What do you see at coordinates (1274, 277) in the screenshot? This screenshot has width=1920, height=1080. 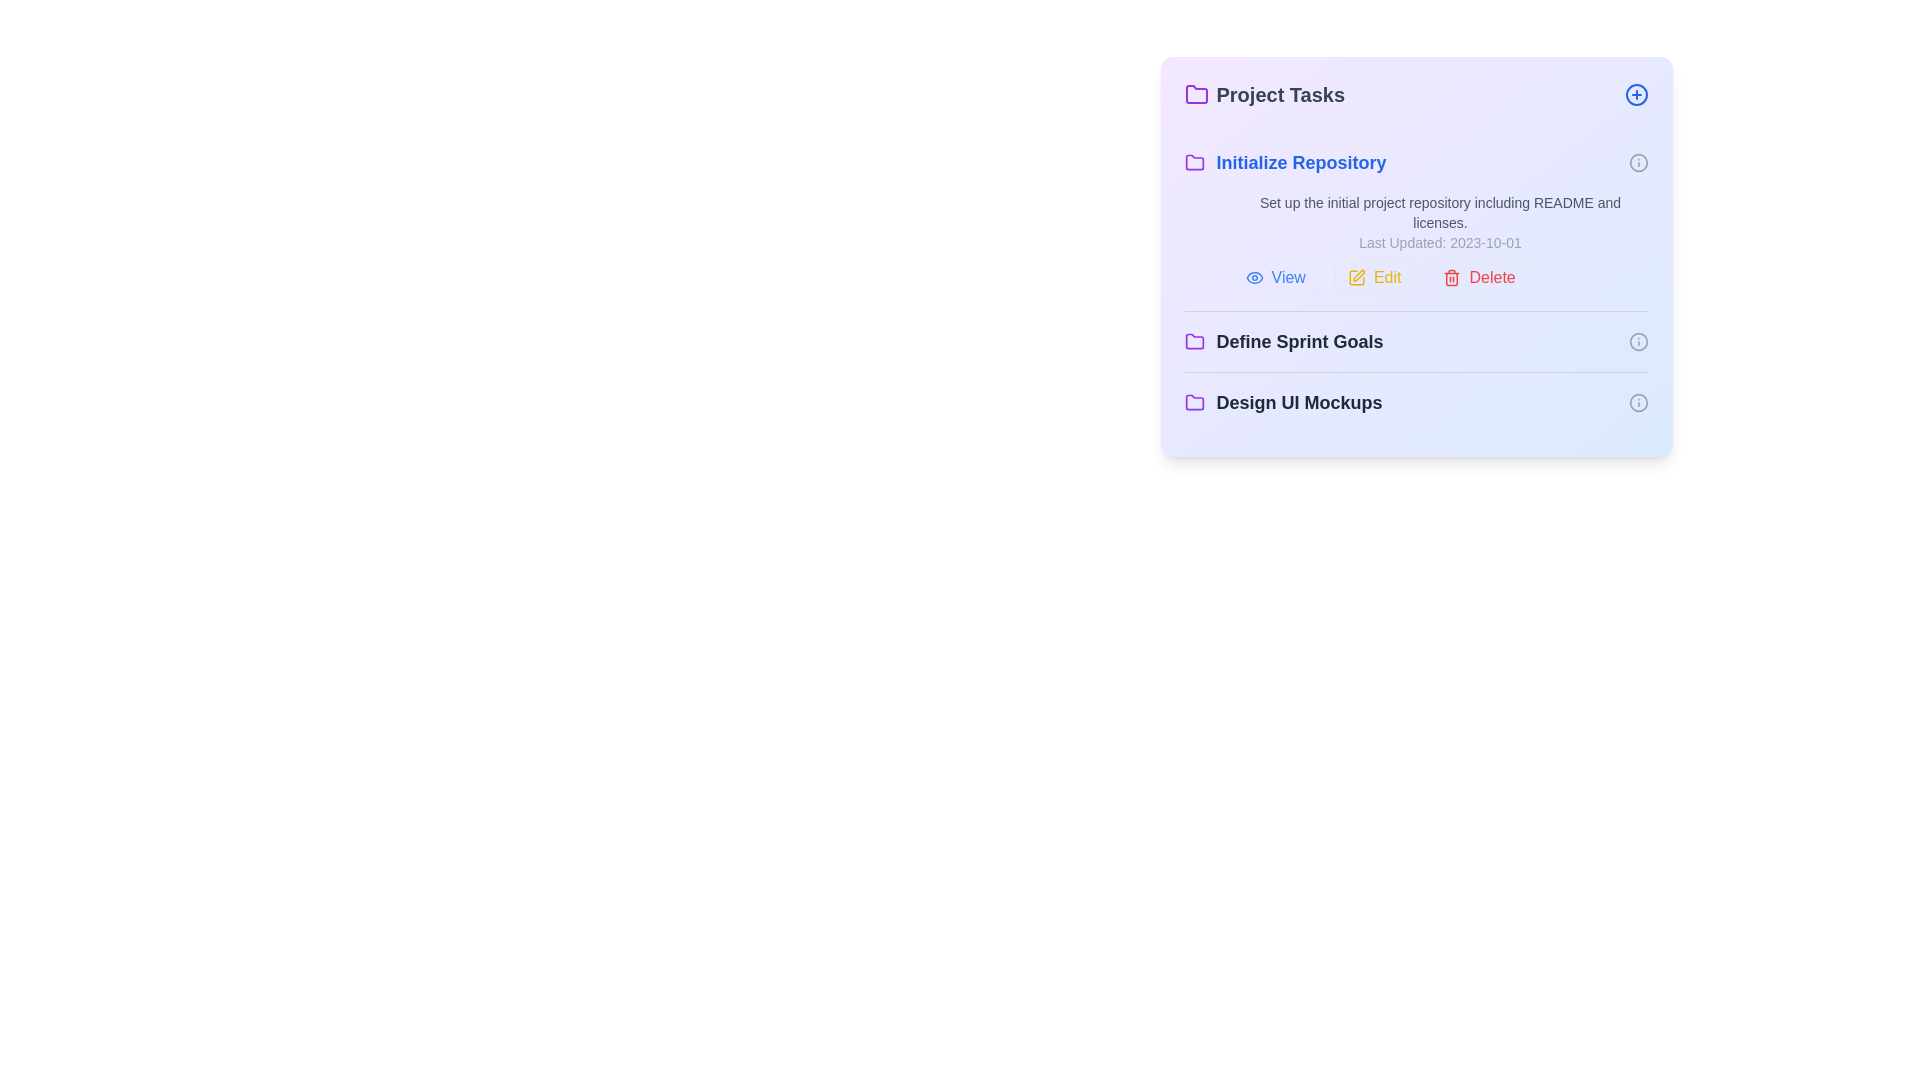 I see `the 'View' button, which is styled in blue with rounded corners and features an adjacent eye icon, located under the 'Initialize Repository' box in the 'Project Tasks' section` at bounding box center [1274, 277].